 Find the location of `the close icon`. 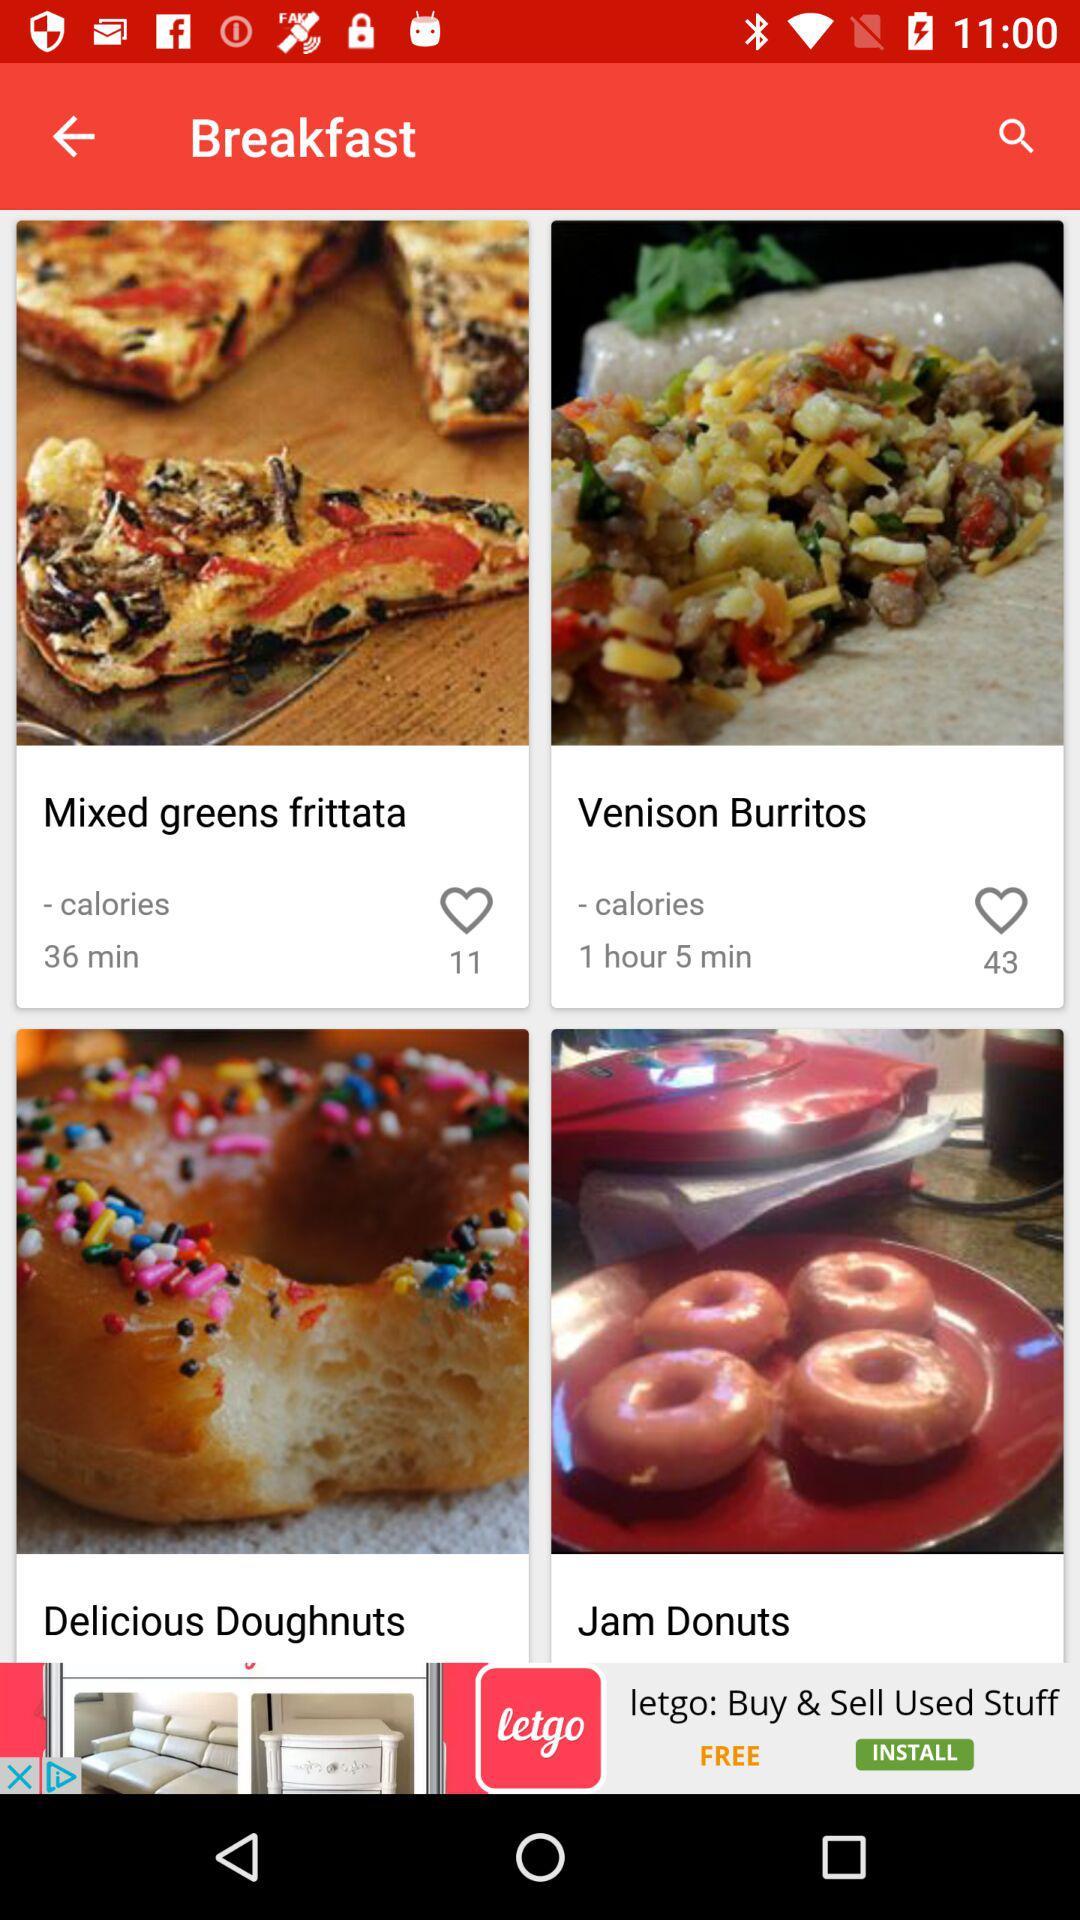

the close icon is located at coordinates (955, 1538).